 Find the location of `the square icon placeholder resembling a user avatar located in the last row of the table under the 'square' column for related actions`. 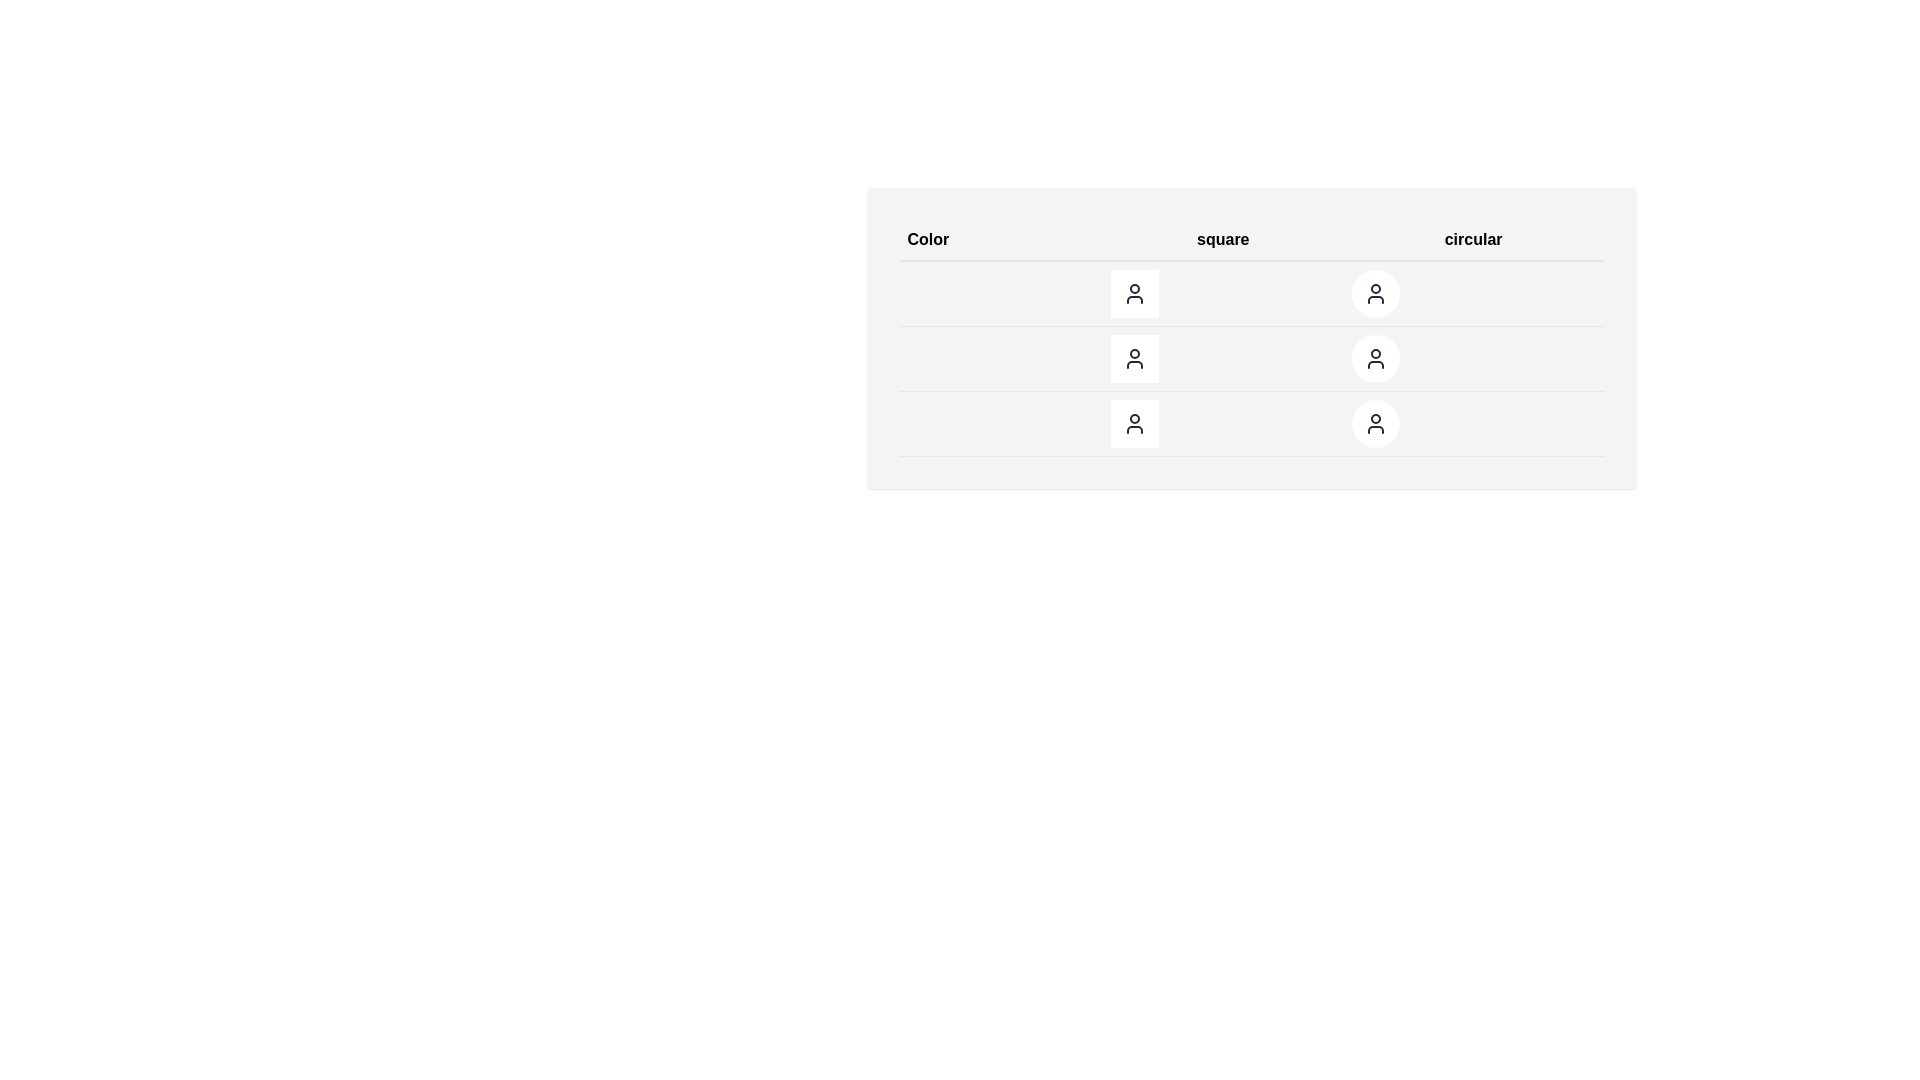

the square icon placeholder resembling a user avatar located in the last row of the table under the 'square' column for related actions is located at coordinates (1250, 423).